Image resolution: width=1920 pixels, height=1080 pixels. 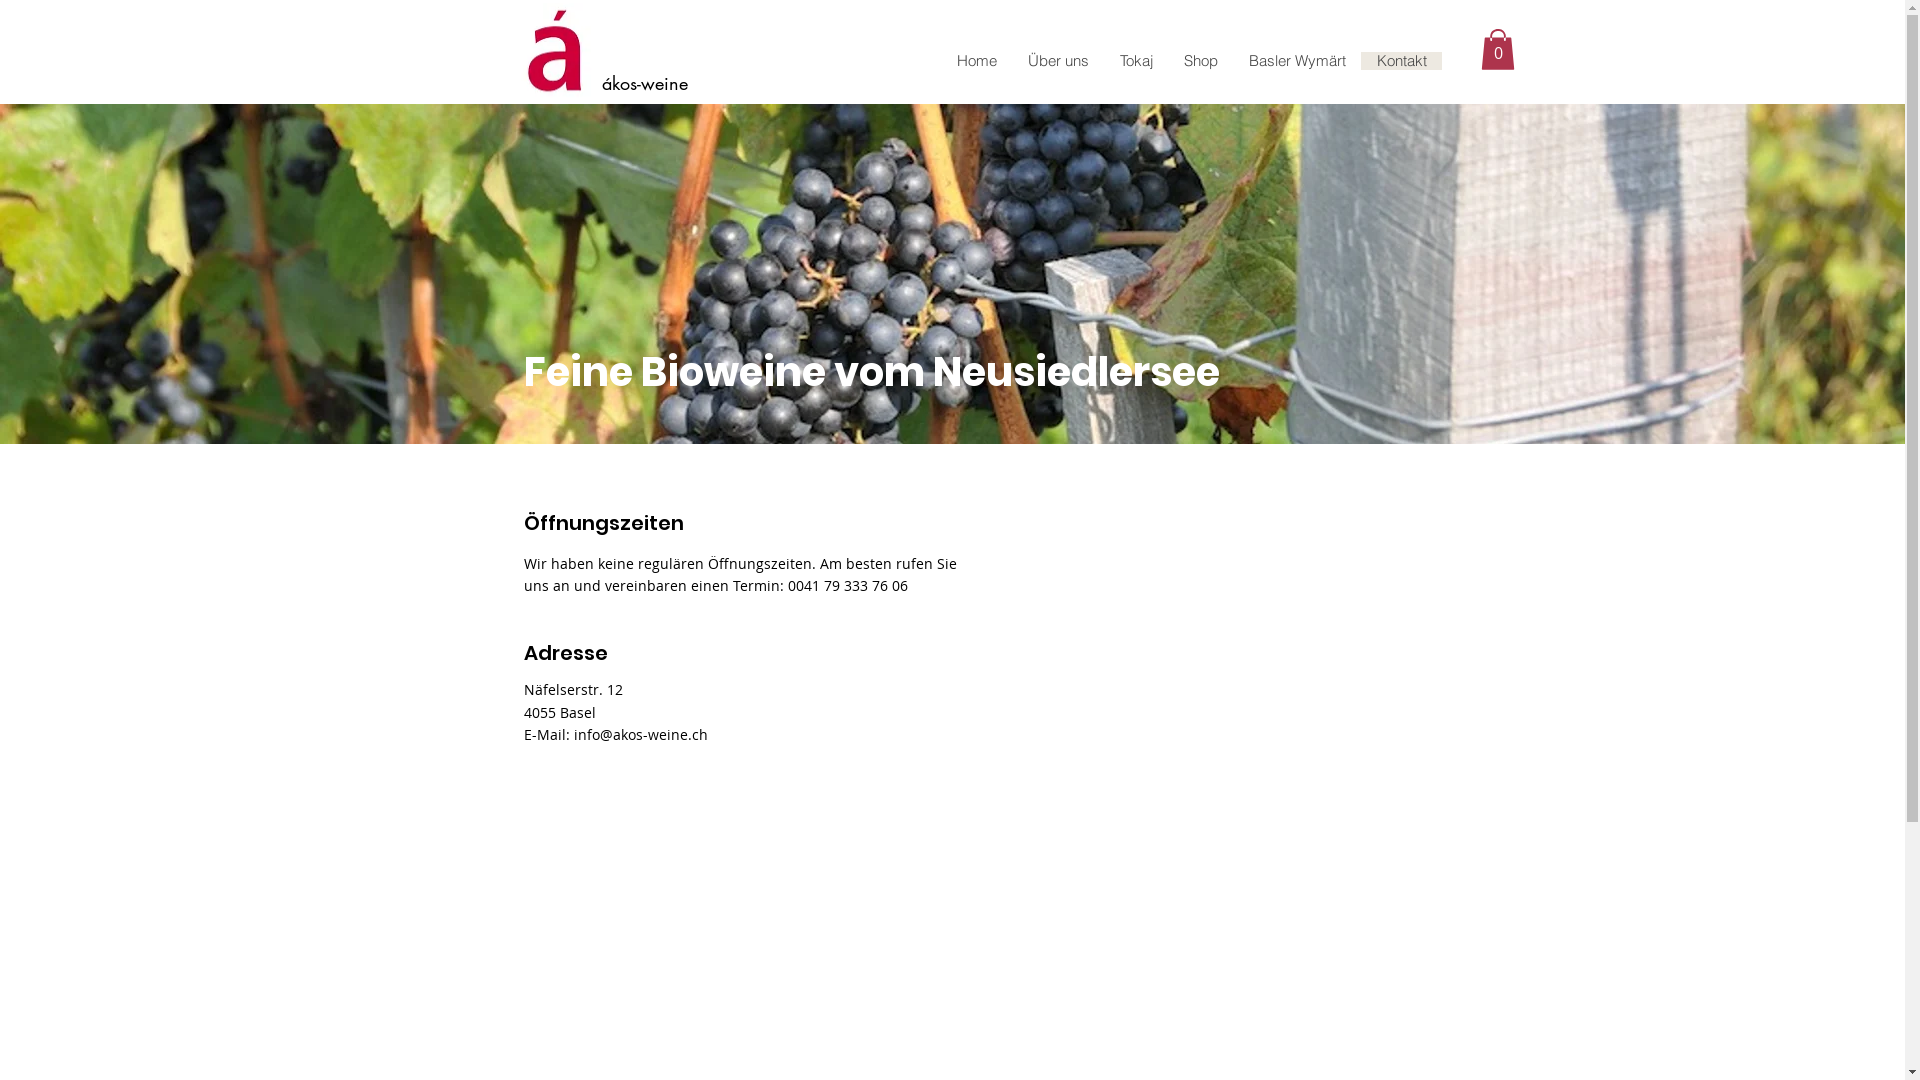 What do you see at coordinates (1497, 48) in the screenshot?
I see `'0'` at bounding box center [1497, 48].